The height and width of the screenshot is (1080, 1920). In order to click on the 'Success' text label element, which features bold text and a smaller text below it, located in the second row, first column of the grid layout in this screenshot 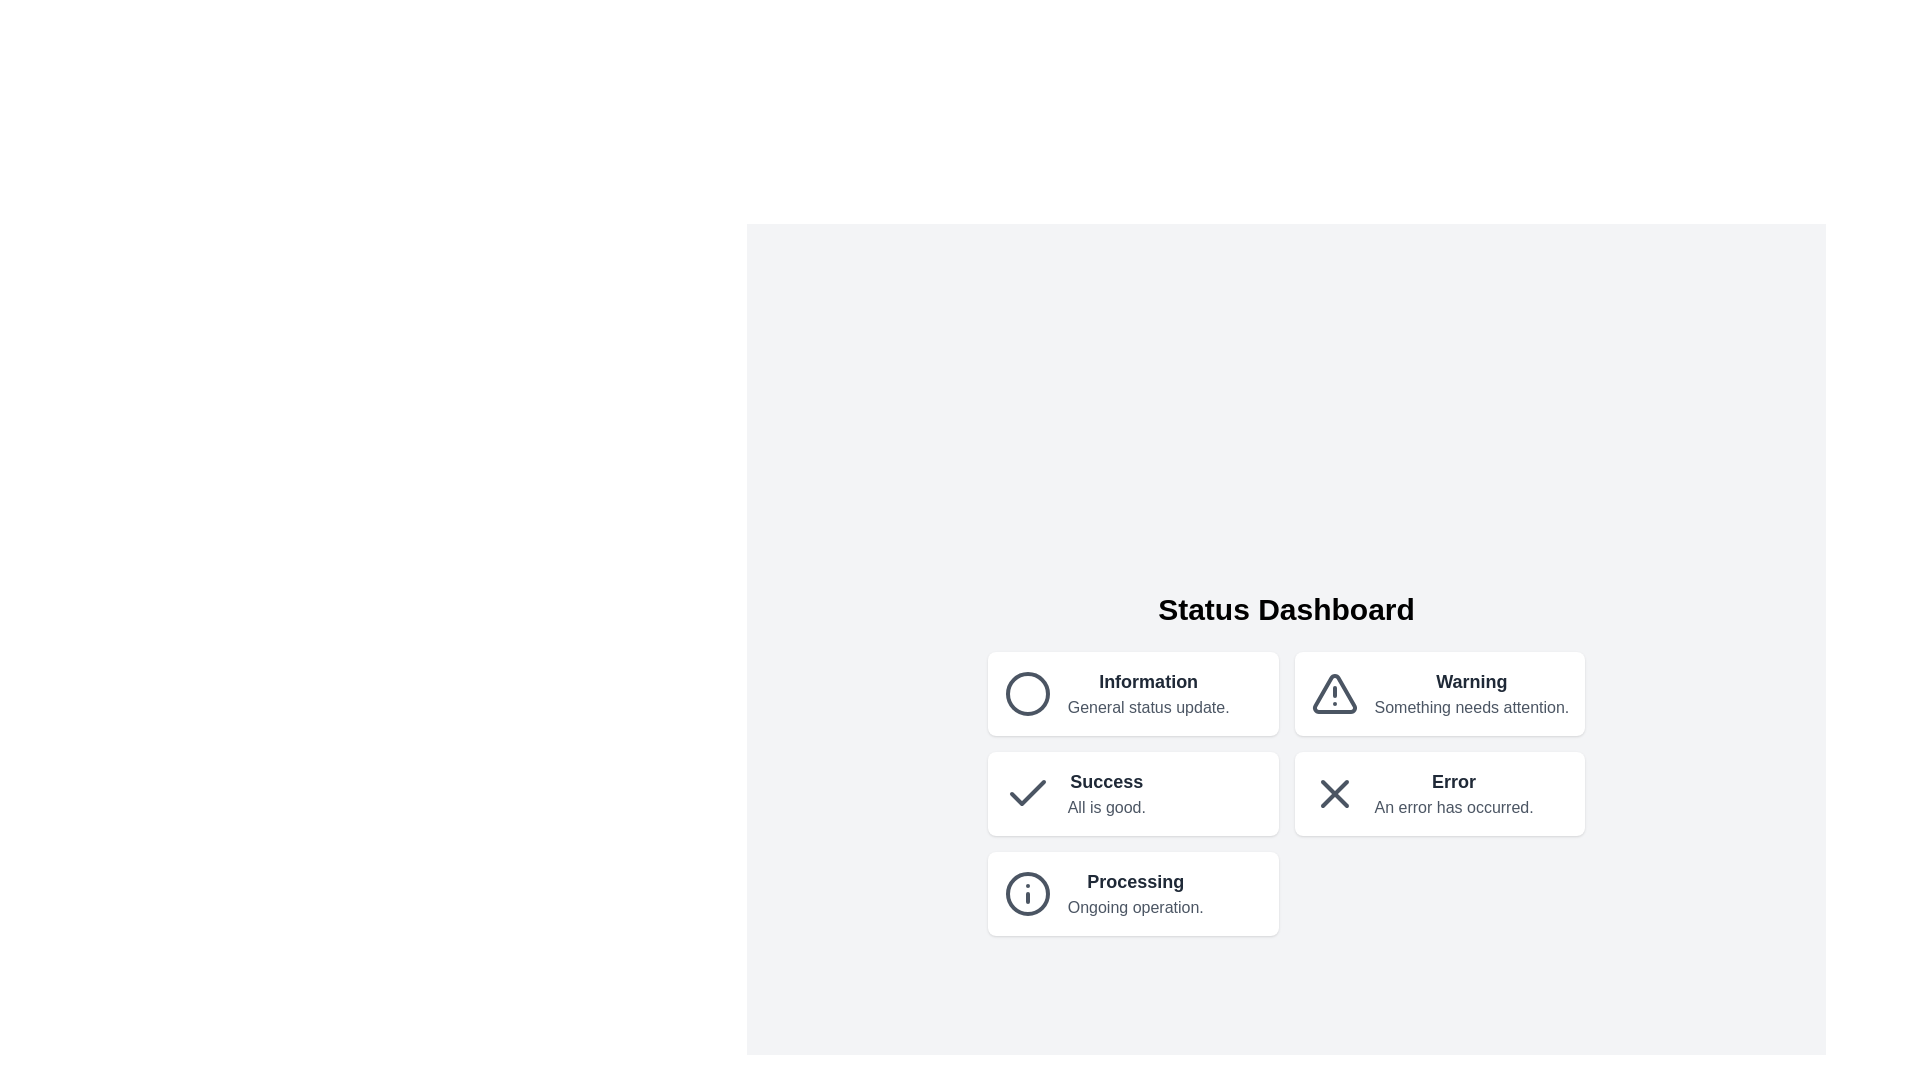, I will do `click(1105, 793)`.